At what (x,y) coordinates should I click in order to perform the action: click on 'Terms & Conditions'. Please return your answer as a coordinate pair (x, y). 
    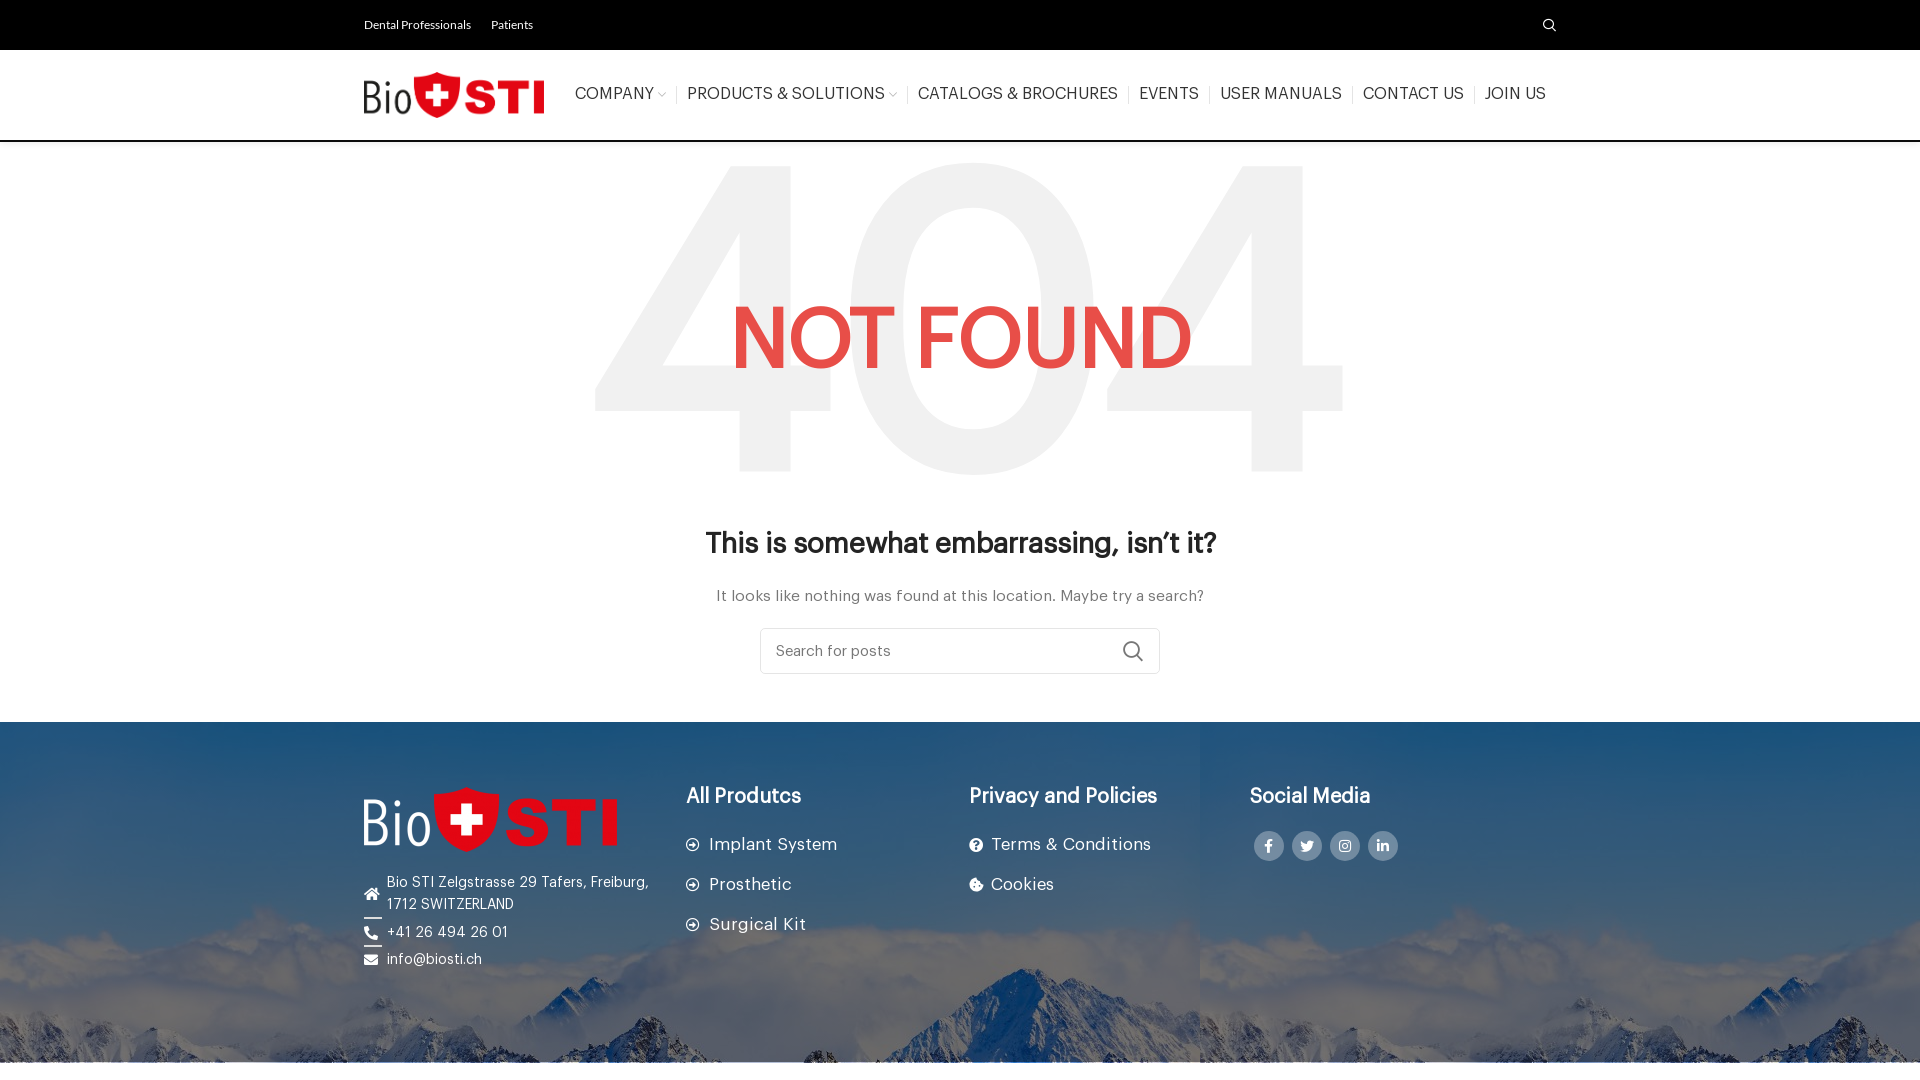
    Looking at the image, I should click on (1098, 844).